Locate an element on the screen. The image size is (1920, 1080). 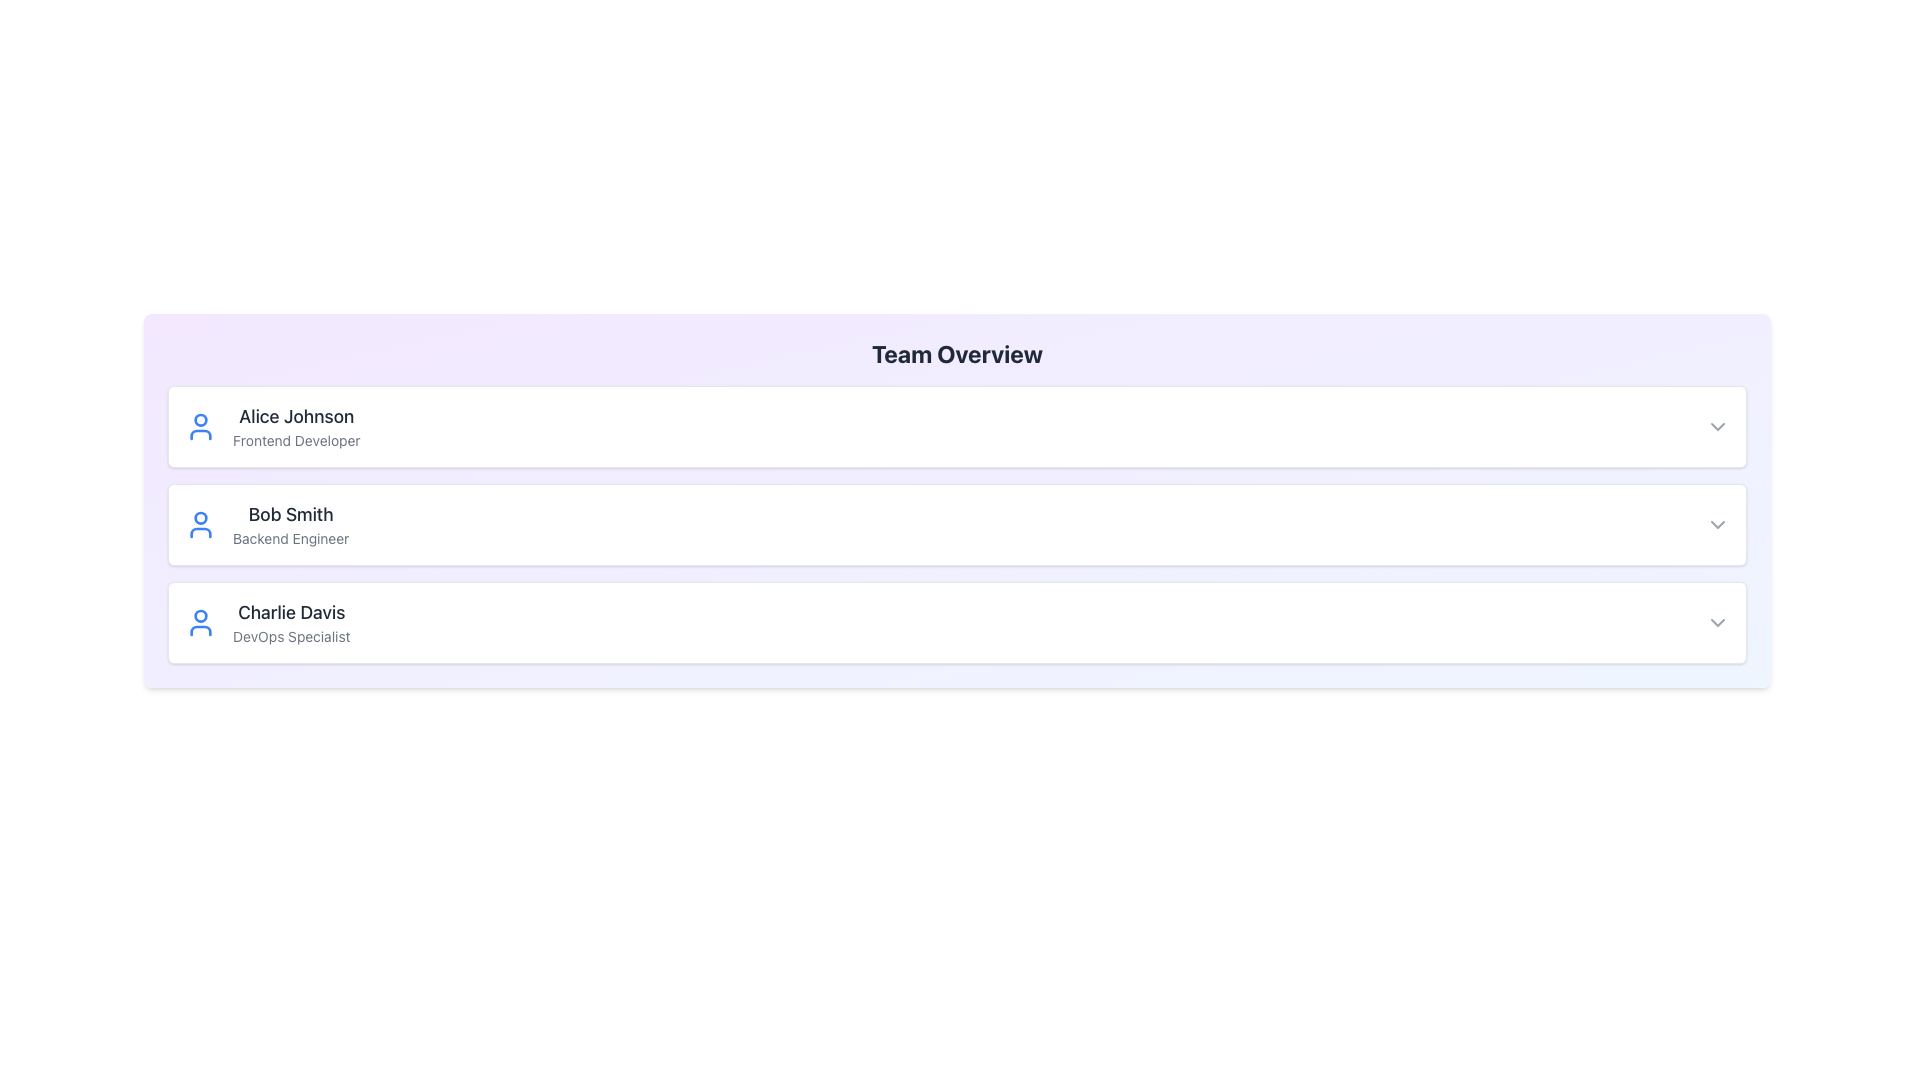
the SVG Circle representing the head of the user icon for 'Charlie Davis' in the 'Team Overview' card list, which is positioned at the top-center of the icon is located at coordinates (201, 615).